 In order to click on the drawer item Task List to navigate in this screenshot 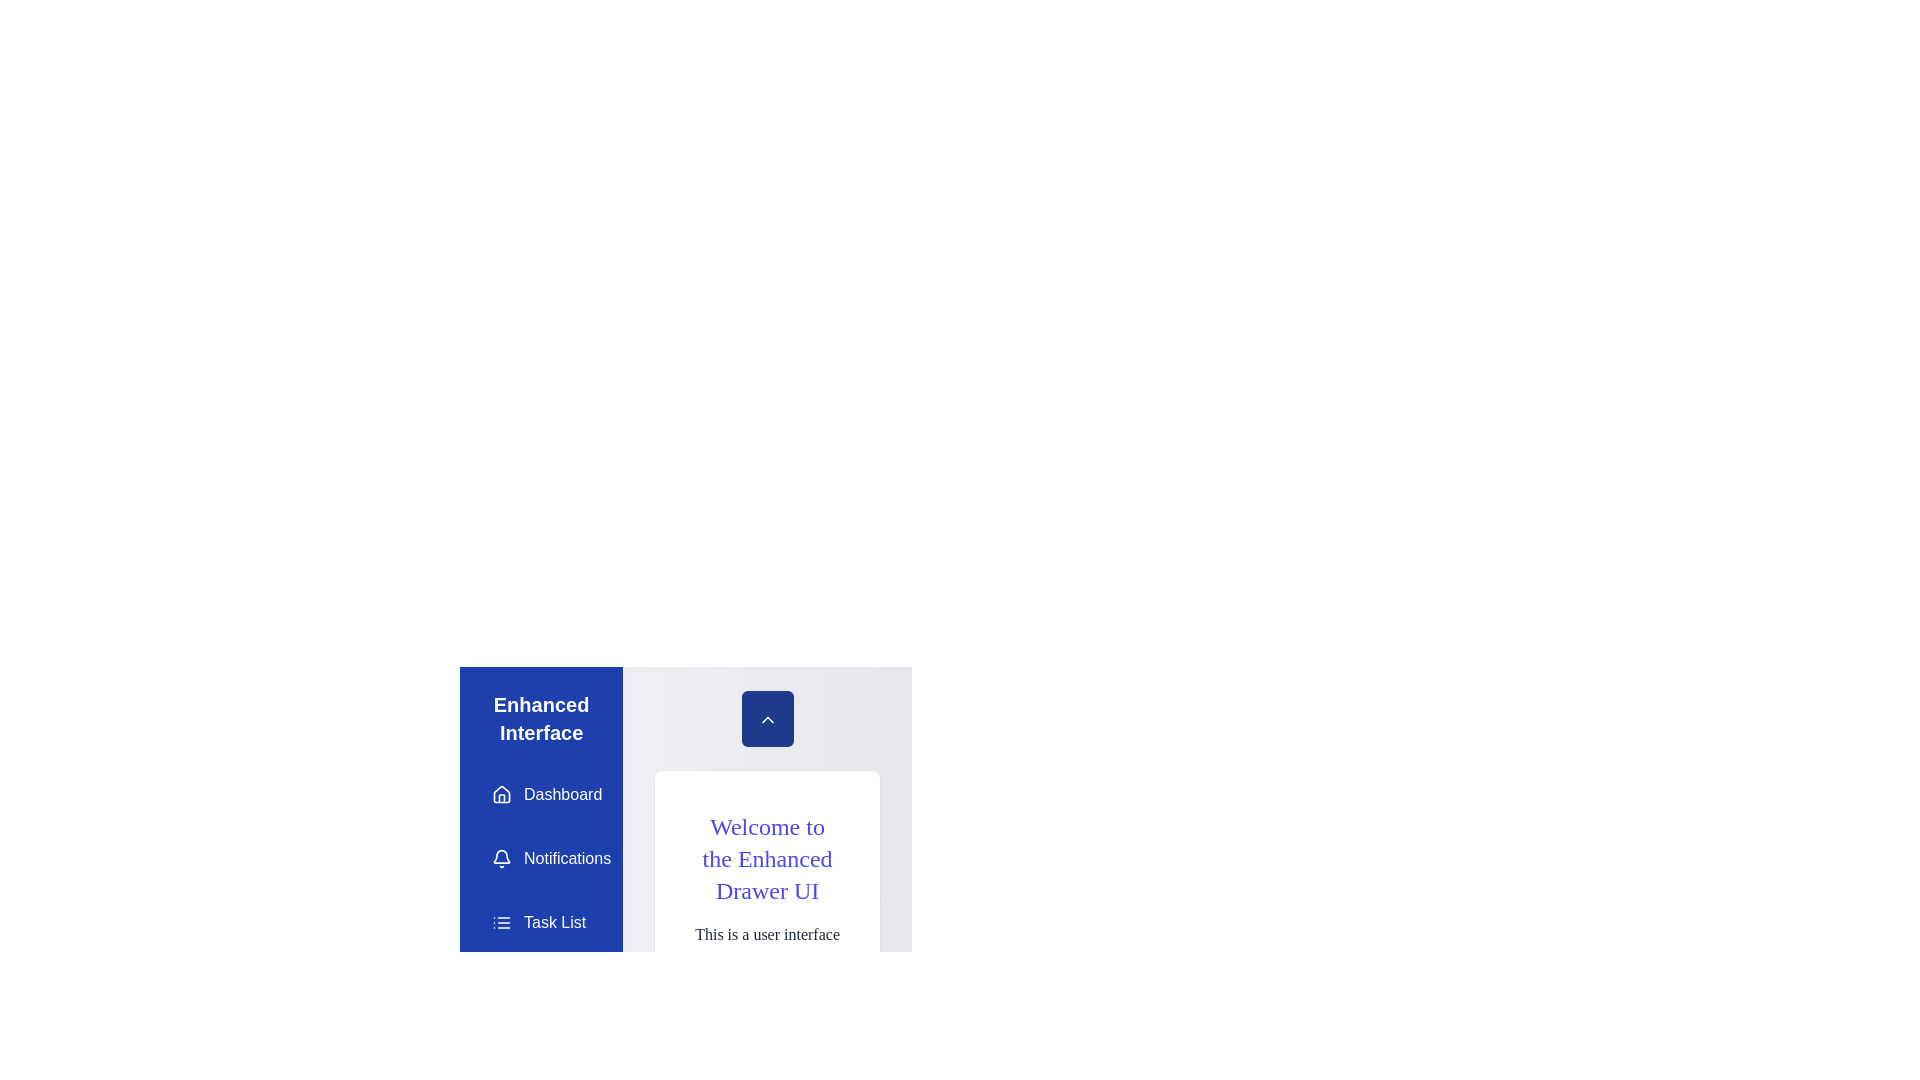, I will do `click(541, 922)`.